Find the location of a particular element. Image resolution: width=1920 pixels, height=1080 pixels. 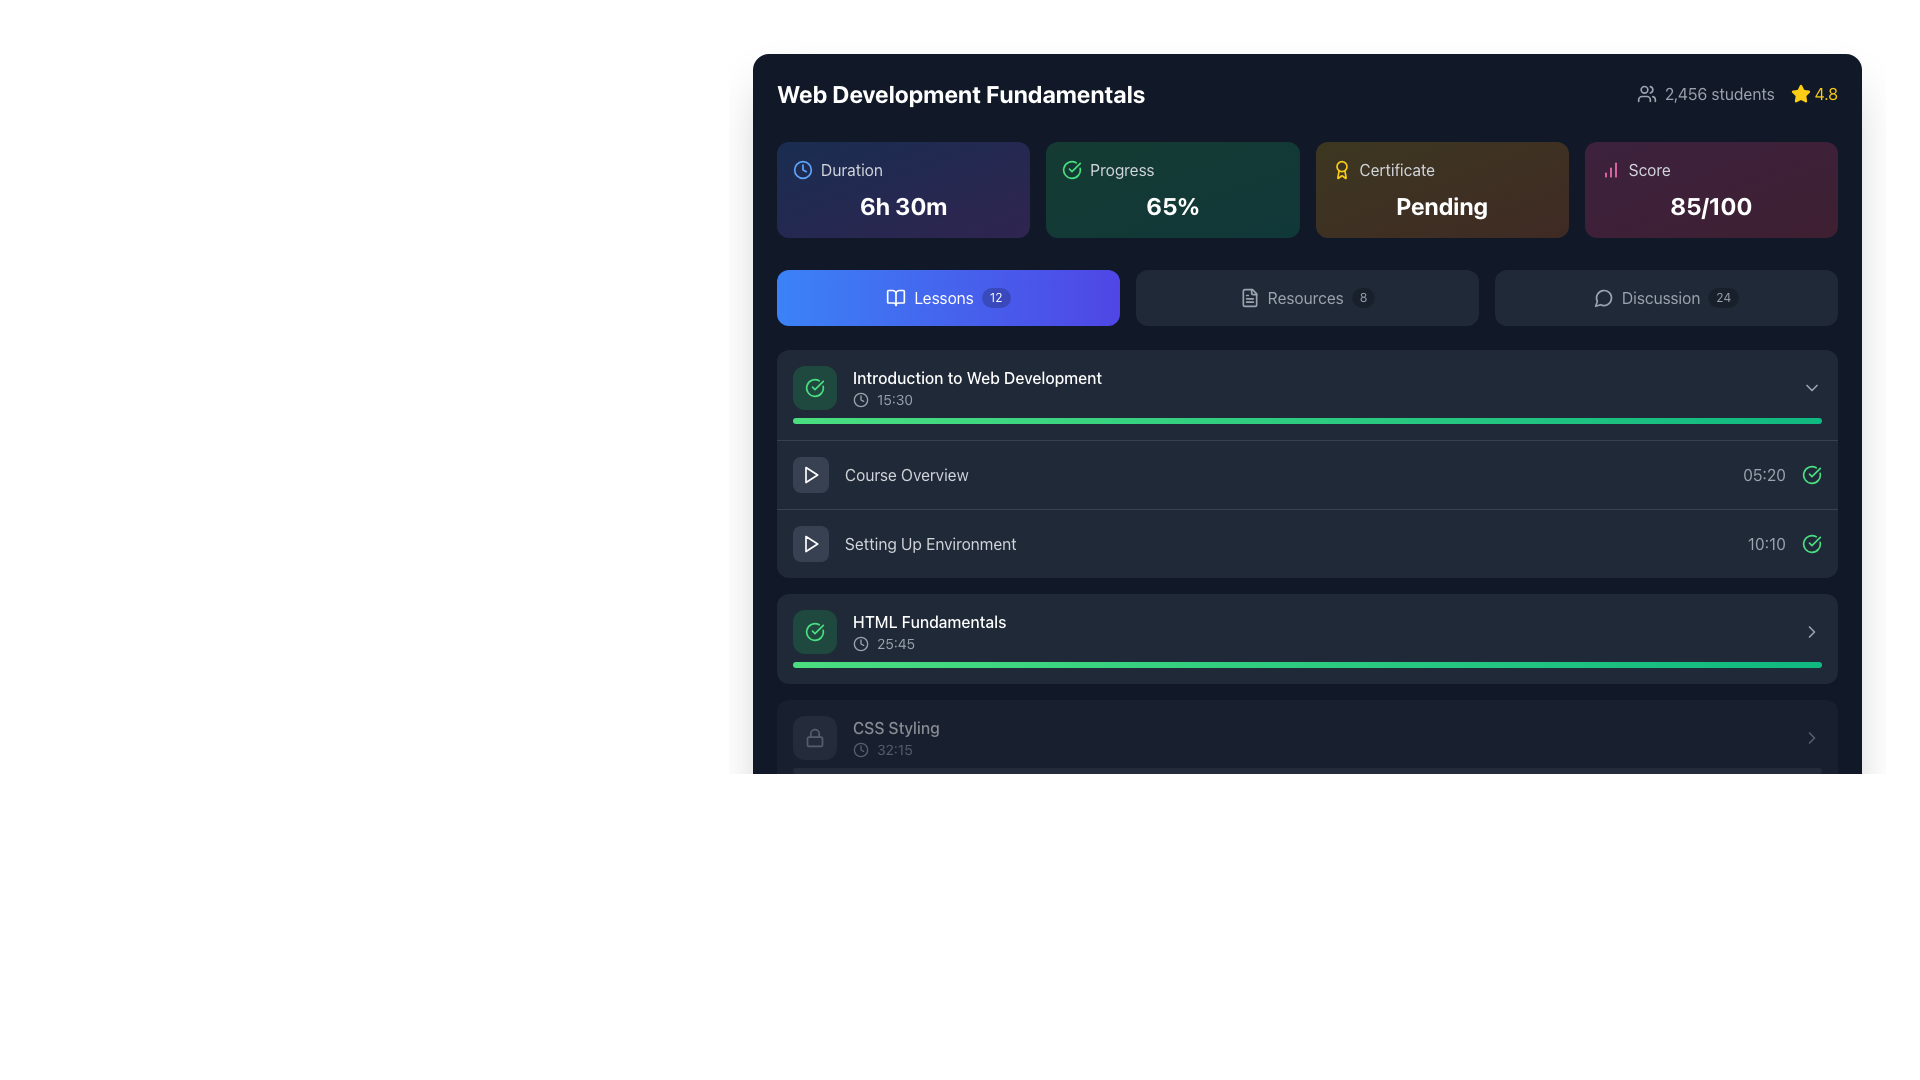

the context from the accompanying icon of the informational label located is located at coordinates (1442, 168).